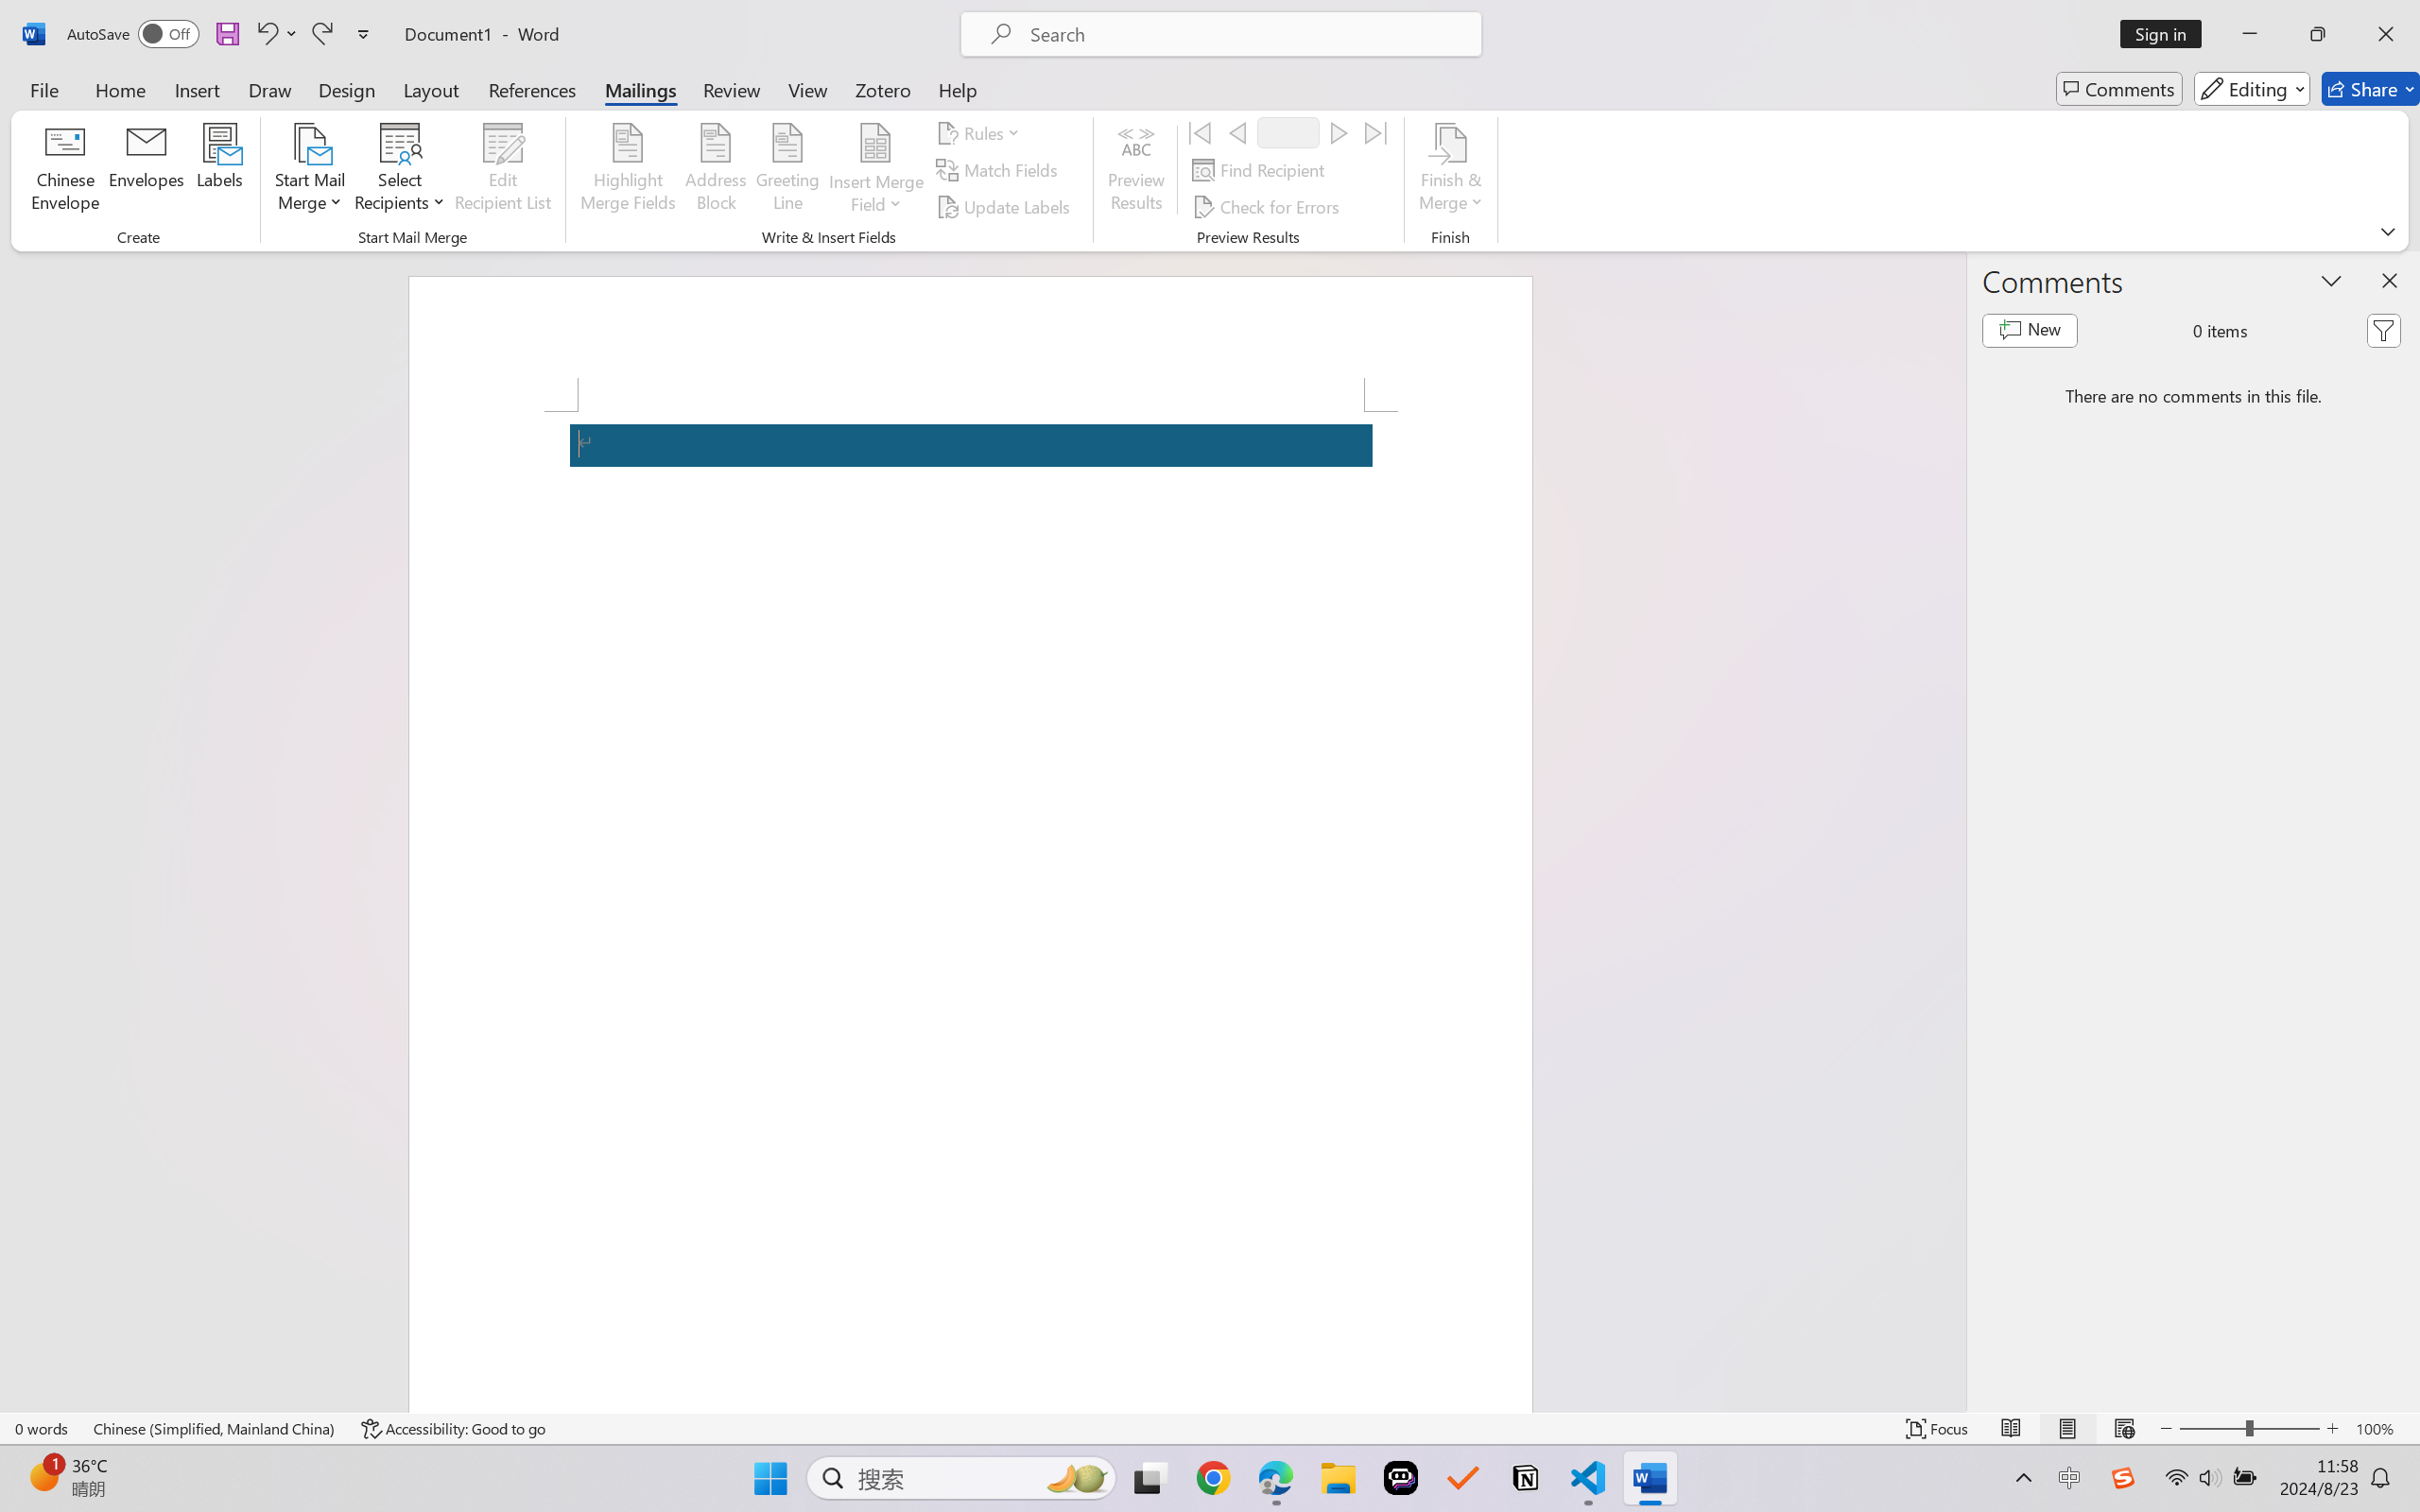 The image size is (2420, 1512). What do you see at coordinates (980, 131) in the screenshot?
I see `'Rules'` at bounding box center [980, 131].